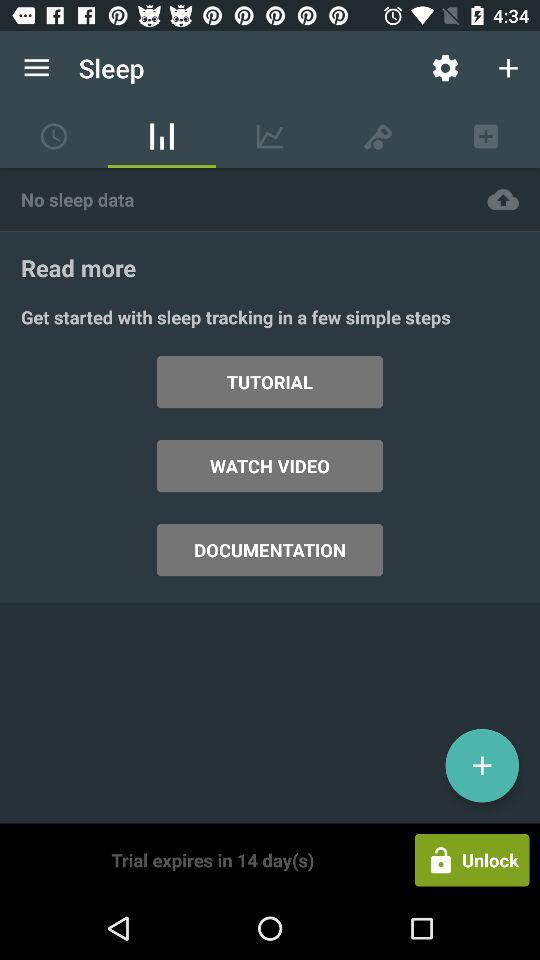 The height and width of the screenshot is (960, 540). I want to click on icon next to the no sleep data icon, so click(502, 199).